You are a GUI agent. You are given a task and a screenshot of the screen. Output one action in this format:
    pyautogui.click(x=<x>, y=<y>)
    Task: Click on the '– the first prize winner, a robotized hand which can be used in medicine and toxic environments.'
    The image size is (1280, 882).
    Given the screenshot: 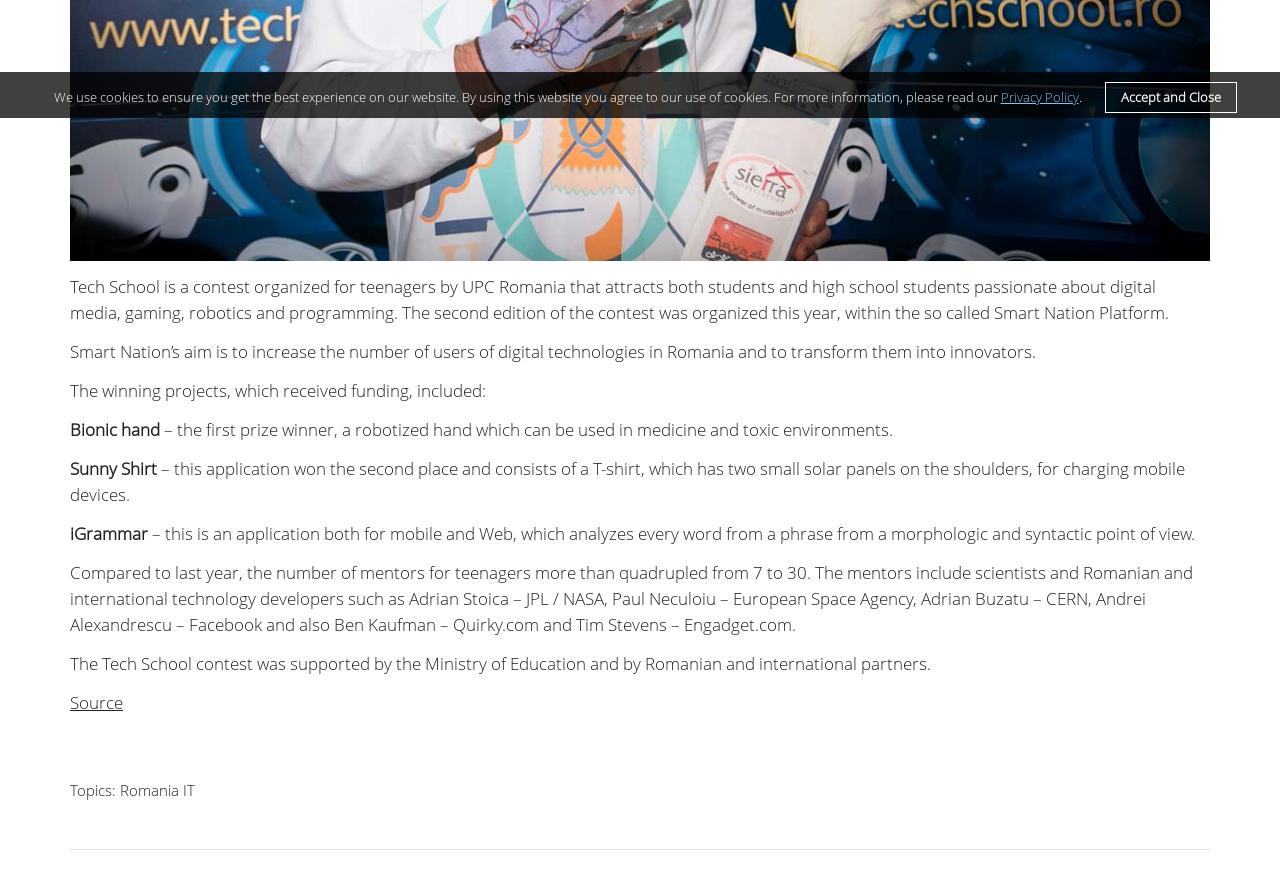 What is the action you would take?
    pyautogui.click(x=526, y=428)
    